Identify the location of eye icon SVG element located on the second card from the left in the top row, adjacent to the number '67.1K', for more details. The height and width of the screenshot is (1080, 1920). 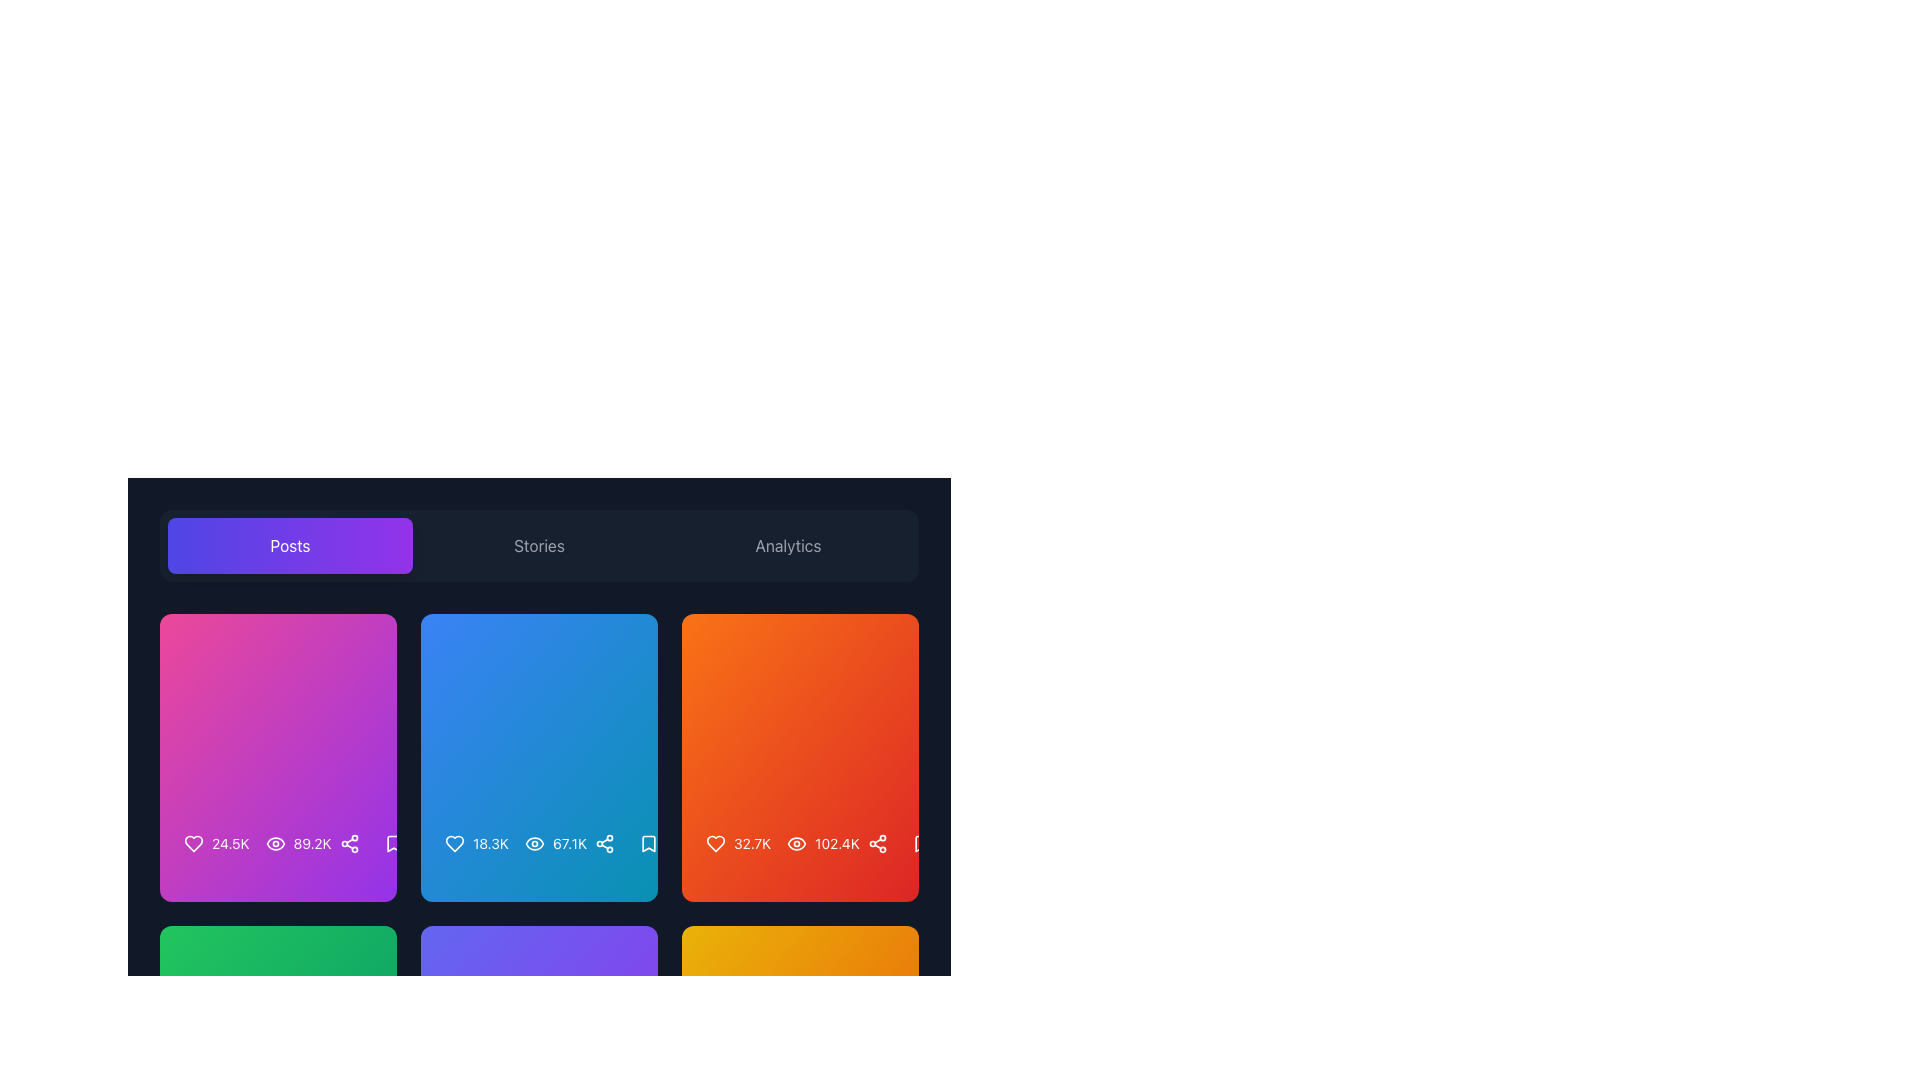
(534, 844).